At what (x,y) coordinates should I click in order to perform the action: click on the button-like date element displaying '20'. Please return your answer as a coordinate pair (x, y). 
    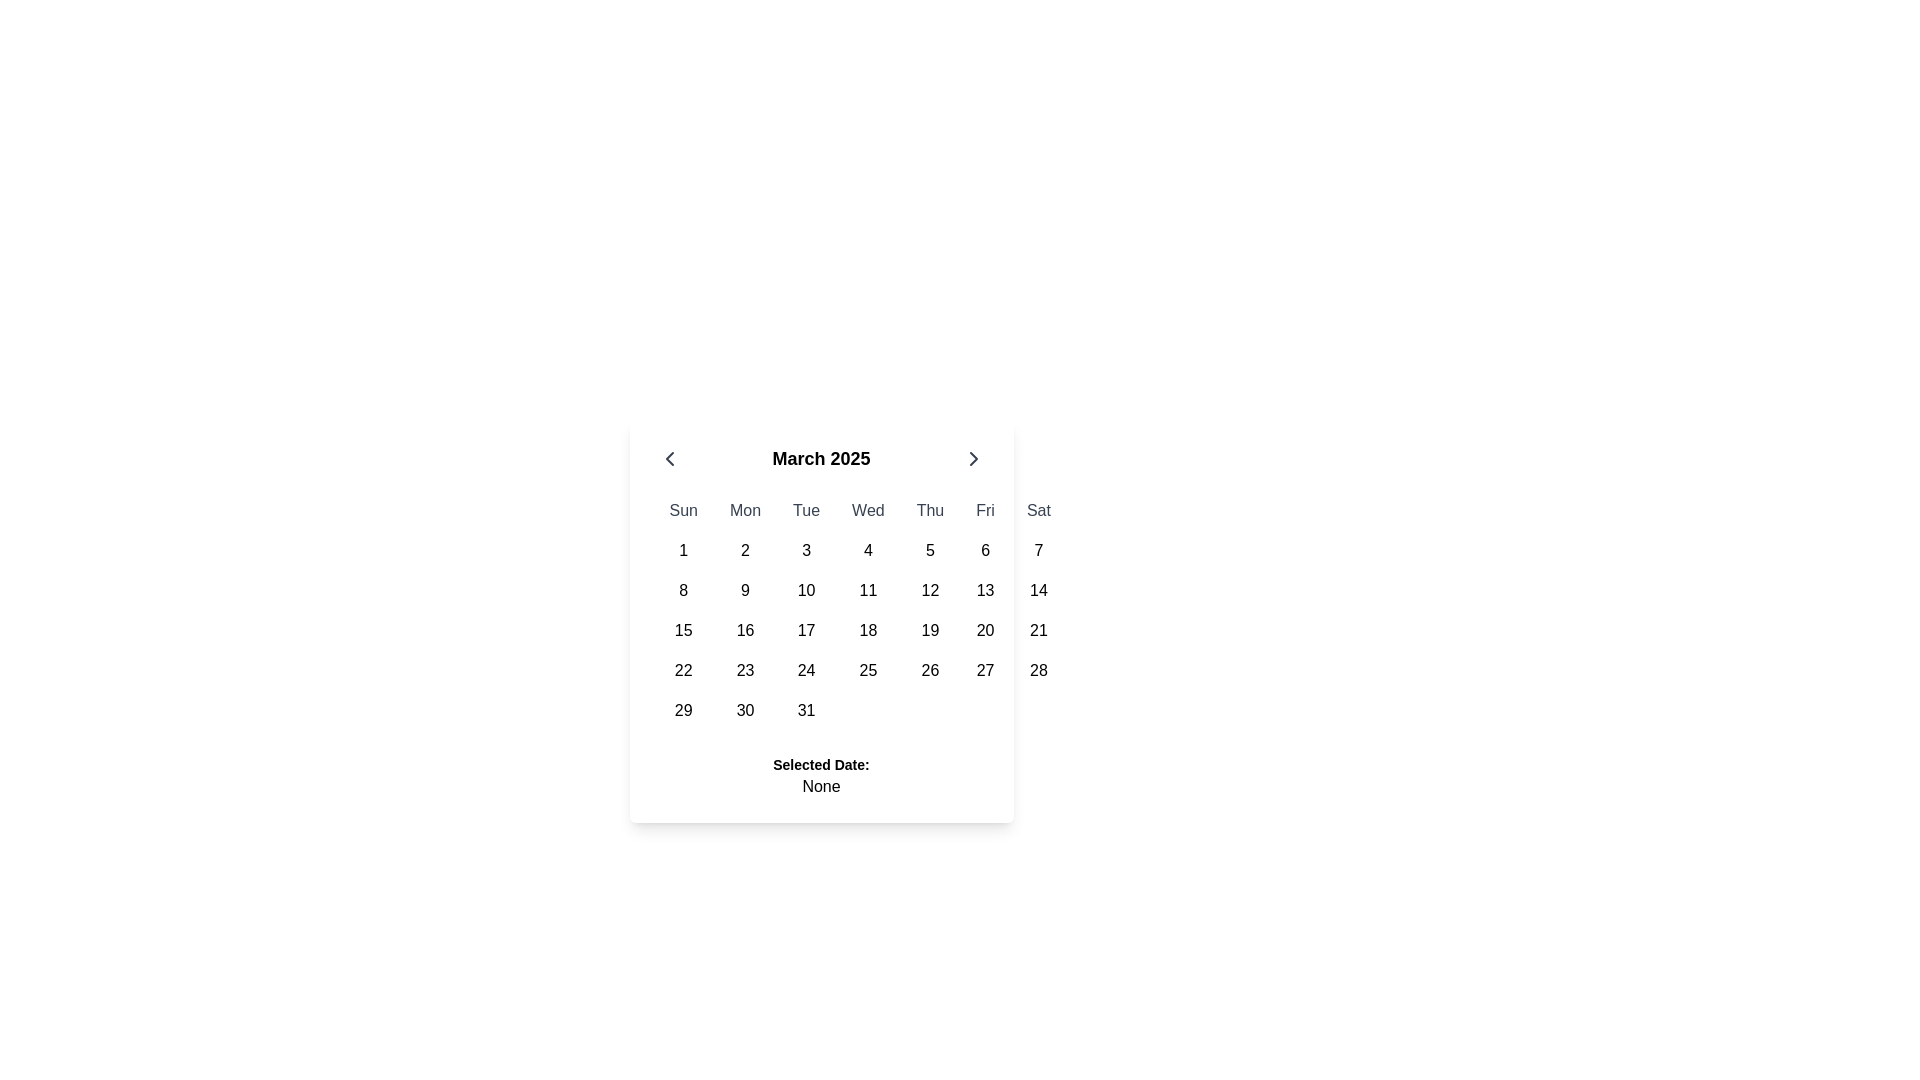
    Looking at the image, I should click on (985, 631).